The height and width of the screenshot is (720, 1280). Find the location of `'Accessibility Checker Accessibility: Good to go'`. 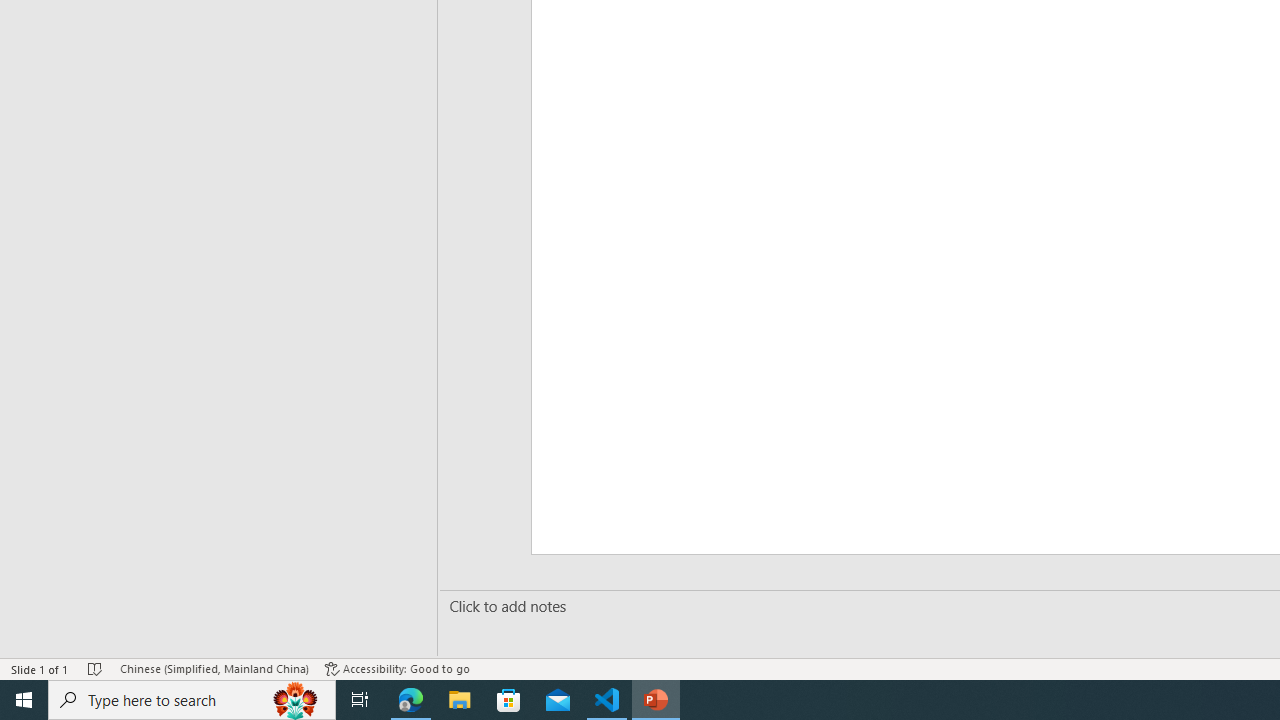

'Accessibility Checker Accessibility: Good to go' is located at coordinates (397, 669).